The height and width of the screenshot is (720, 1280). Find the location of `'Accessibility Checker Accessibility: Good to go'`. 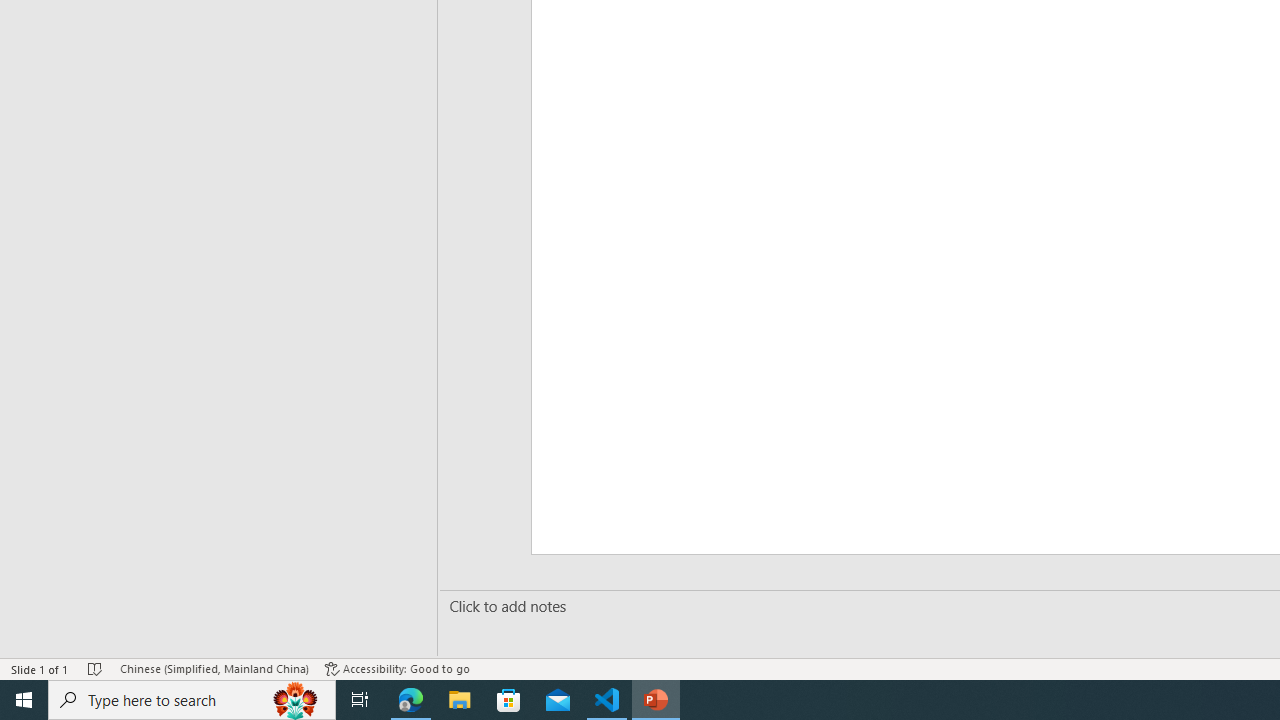

'Accessibility Checker Accessibility: Good to go' is located at coordinates (397, 669).